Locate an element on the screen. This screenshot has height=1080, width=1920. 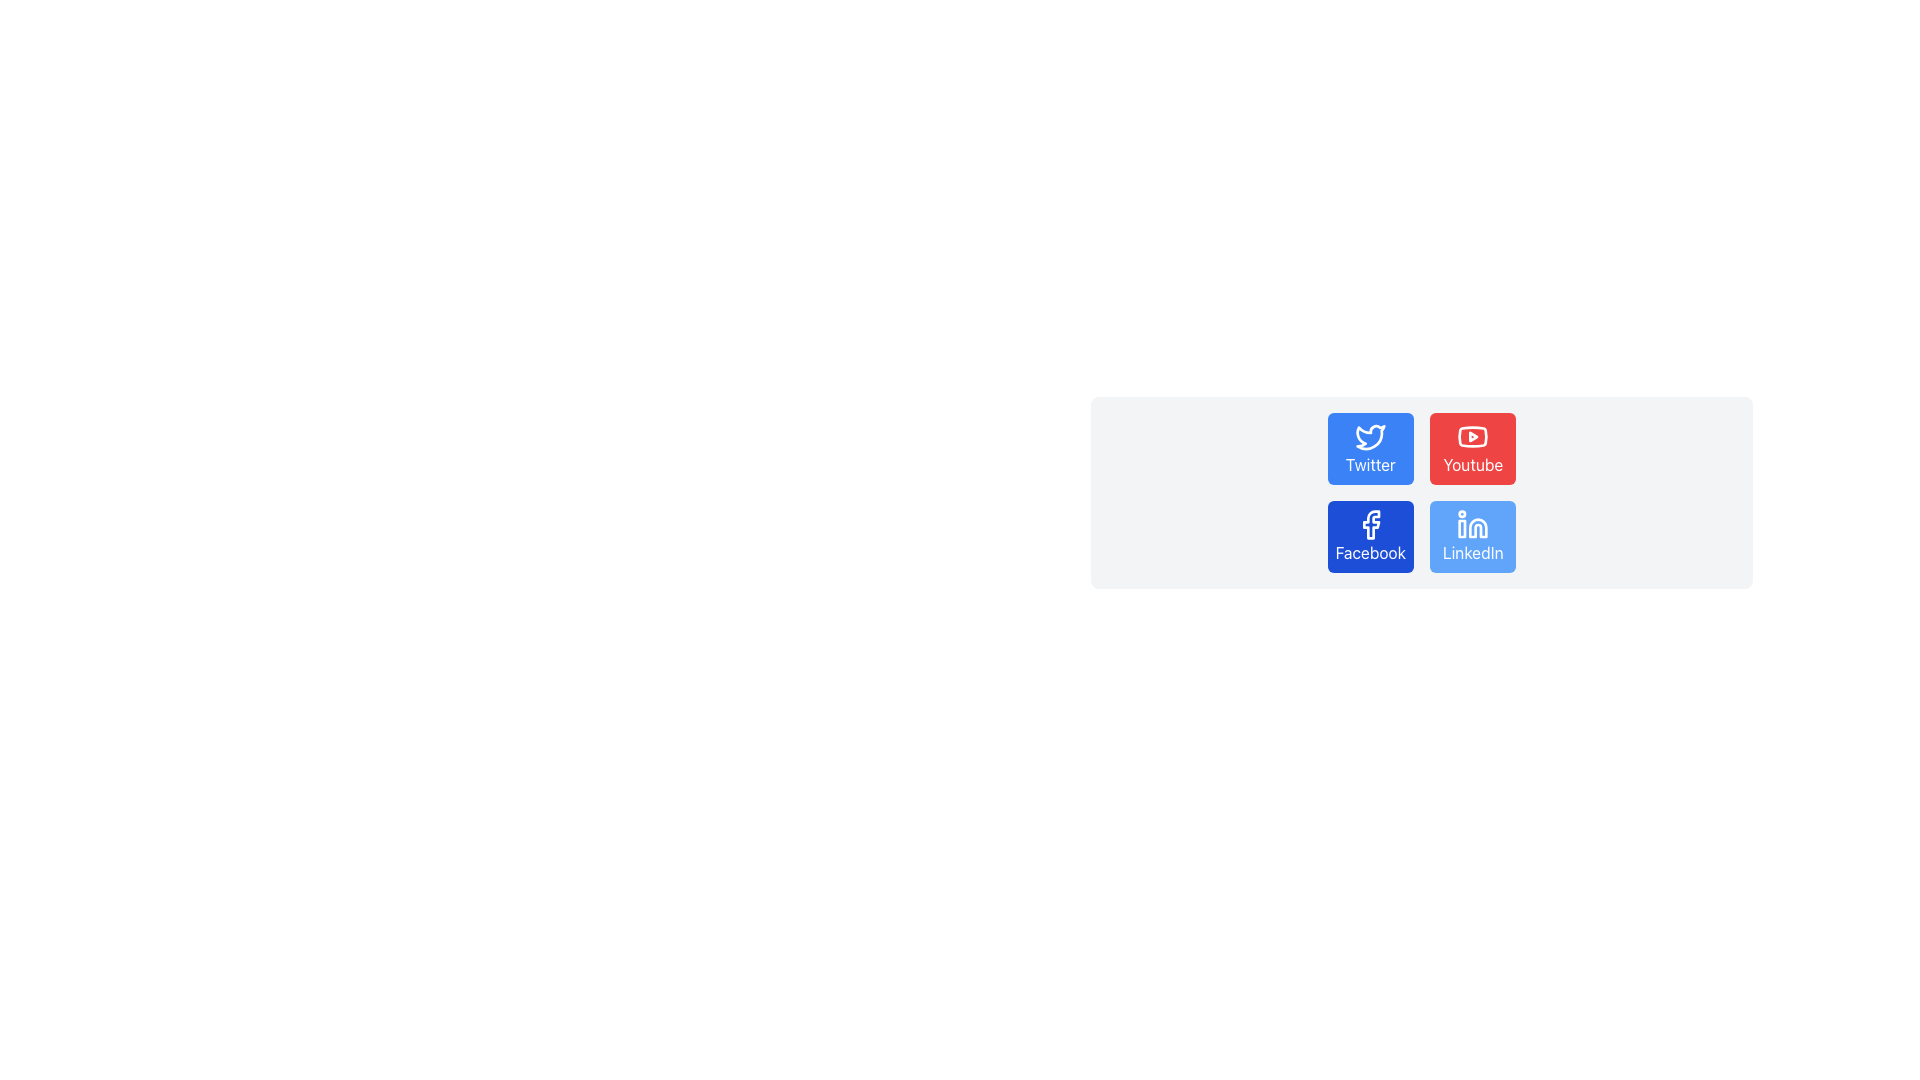
the blue rectangular button with the Twitter bird icon and the text 'Twitter' is located at coordinates (1369, 447).